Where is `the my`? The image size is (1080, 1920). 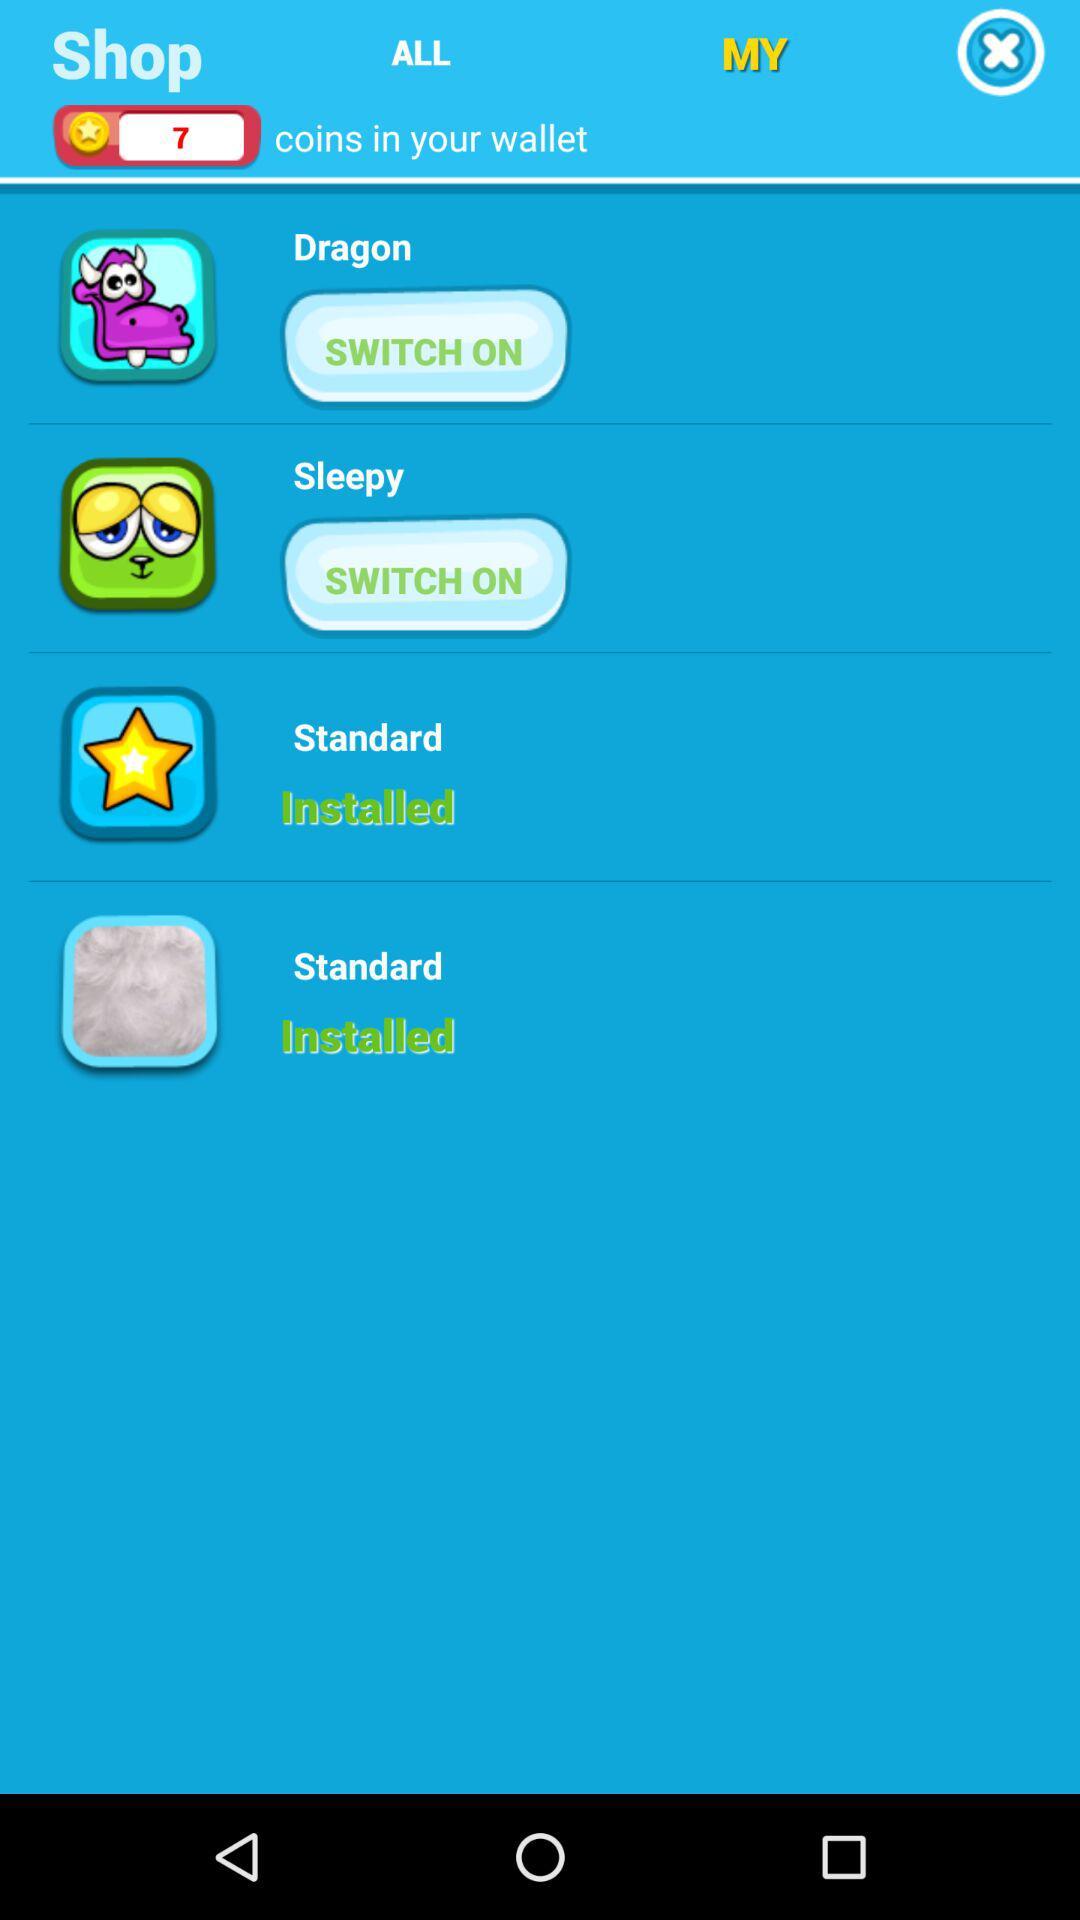
the my is located at coordinates (754, 52).